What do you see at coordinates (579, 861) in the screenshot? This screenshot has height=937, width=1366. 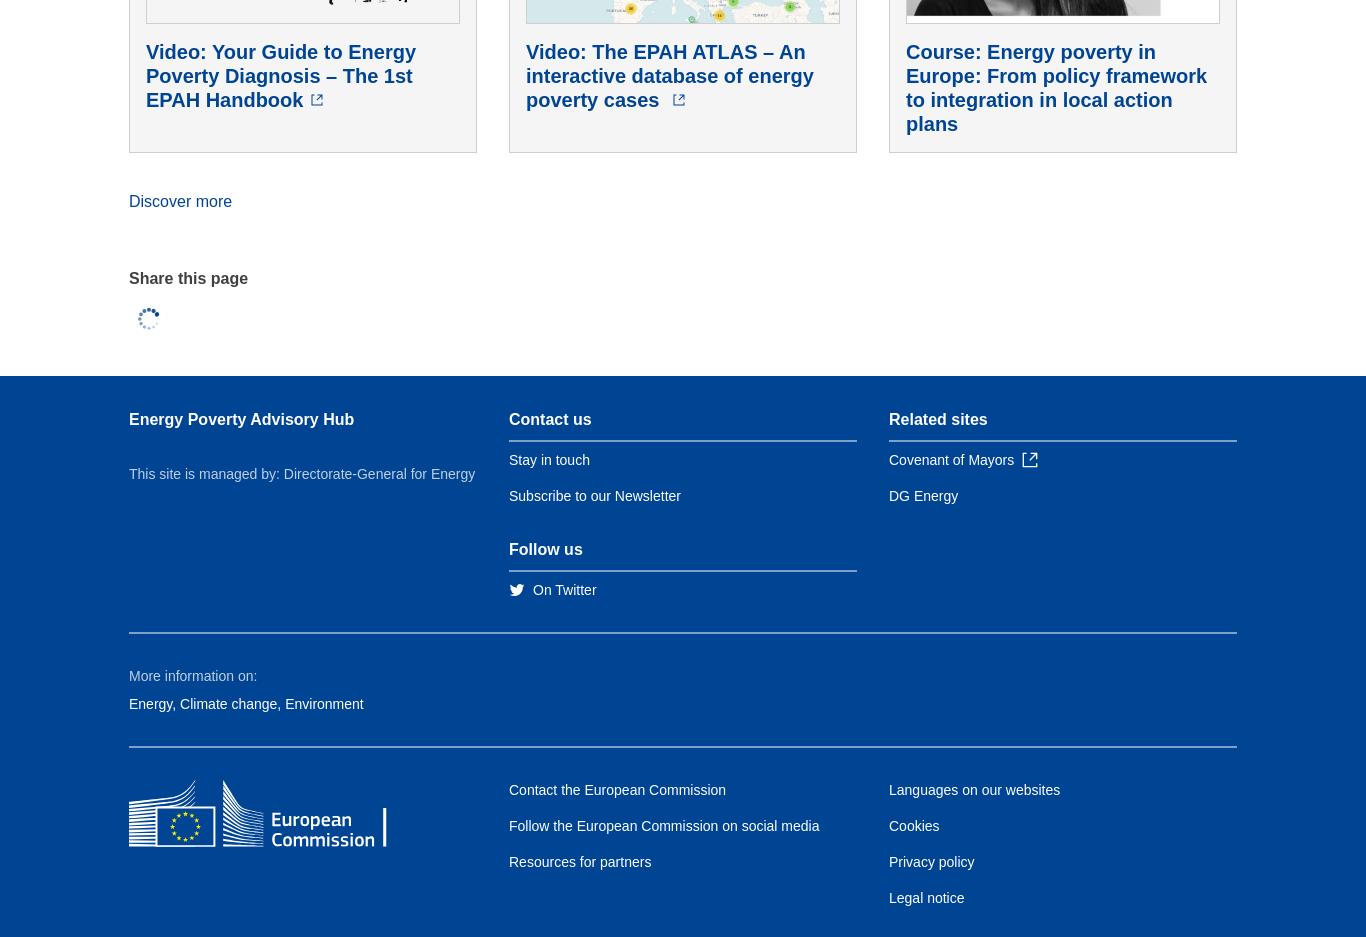 I see `'Resources for partners'` at bounding box center [579, 861].